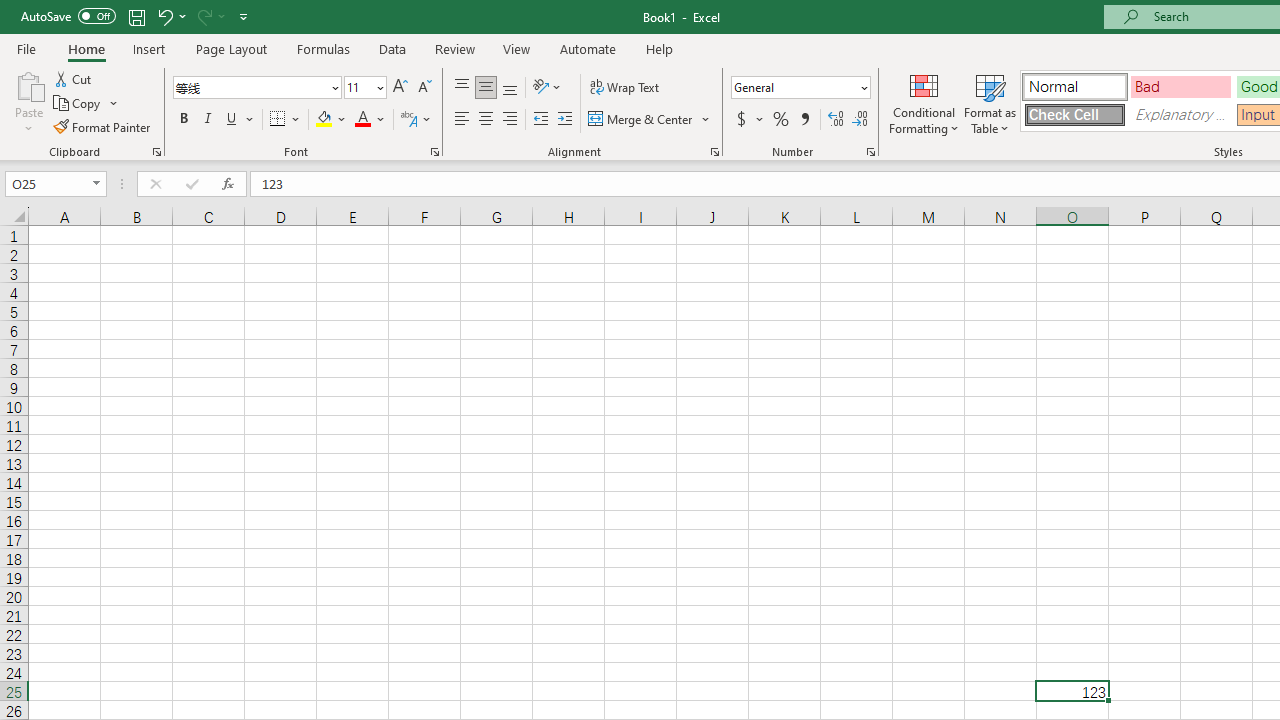 This screenshot has width=1280, height=720. What do you see at coordinates (485, 119) in the screenshot?
I see `'Center'` at bounding box center [485, 119].